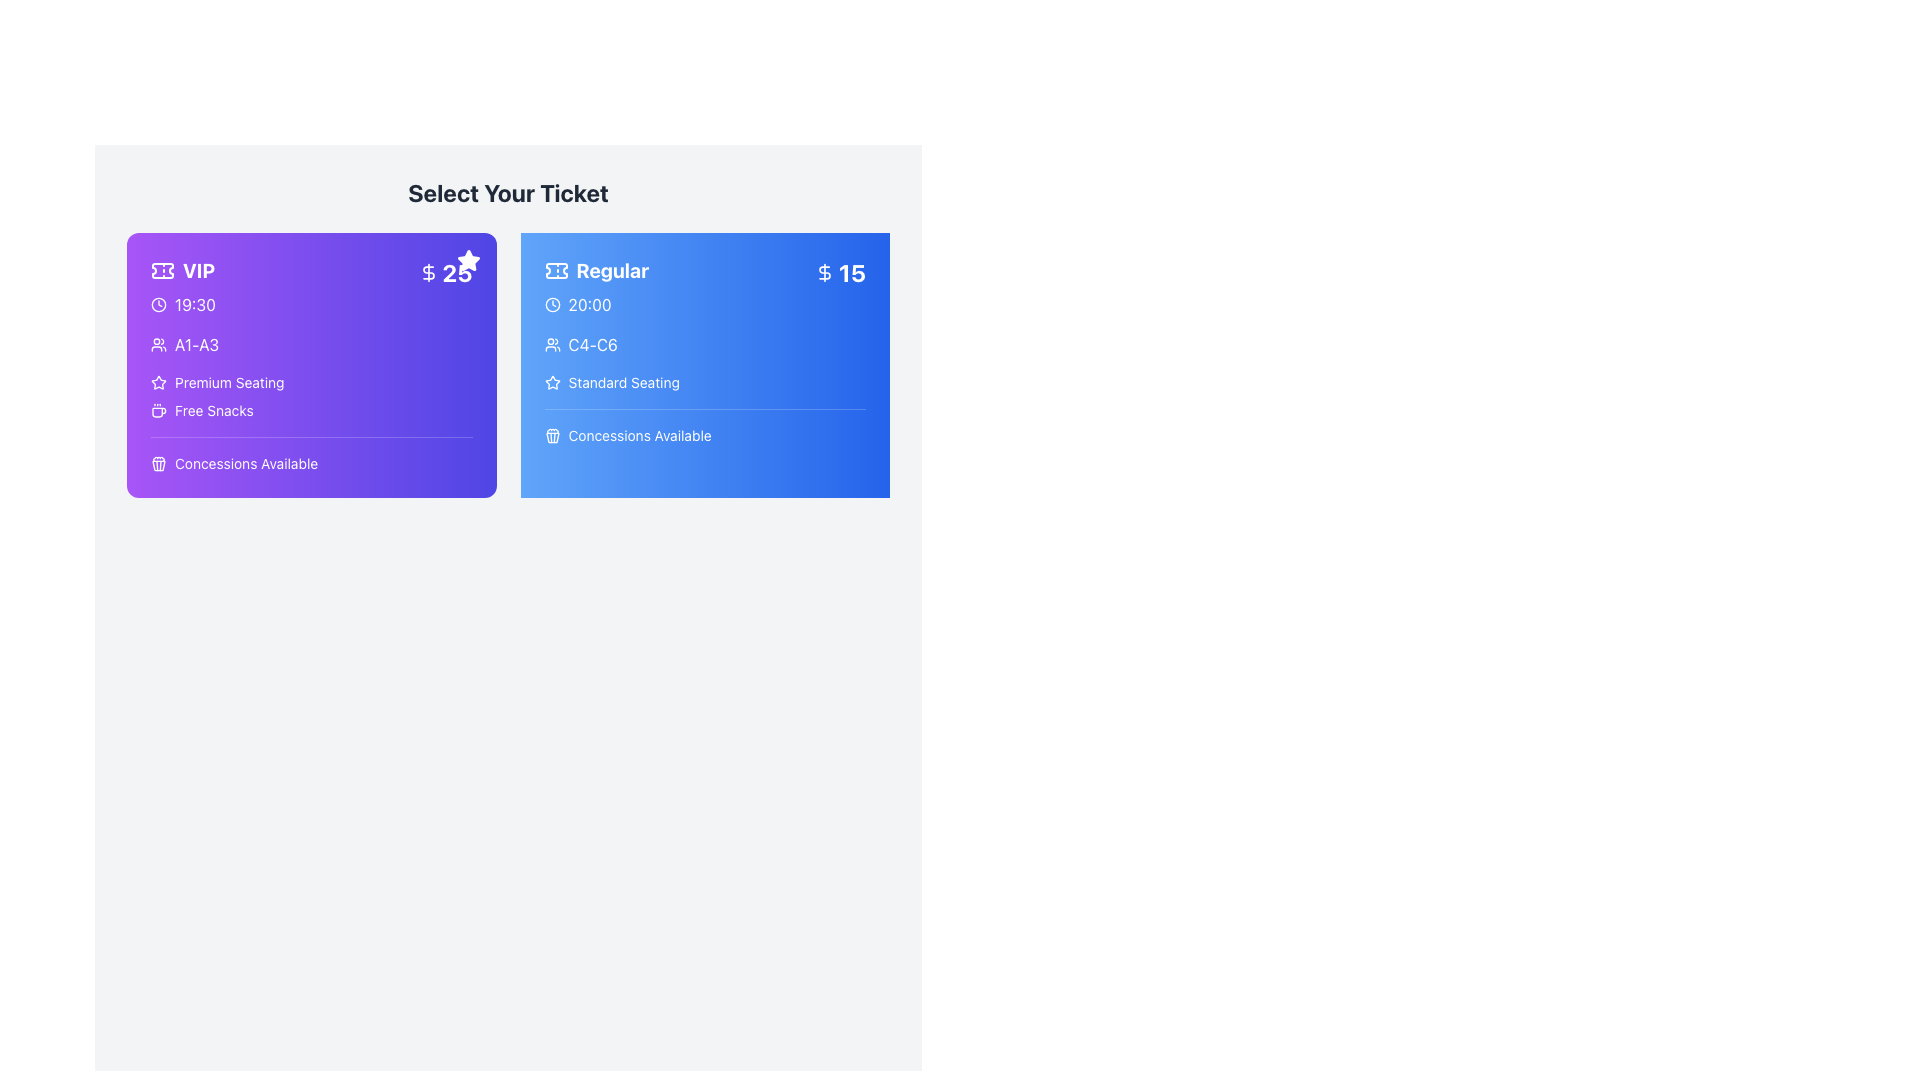 The height and width of the screenshot is (1080, 1920). Describe the element at coordinates (552, 382) in the screenshot. I see `the decorative star icon located to the left of the 'Standard Seating' label in the 'Regular' ticket card, indicating a special feature` at that location.